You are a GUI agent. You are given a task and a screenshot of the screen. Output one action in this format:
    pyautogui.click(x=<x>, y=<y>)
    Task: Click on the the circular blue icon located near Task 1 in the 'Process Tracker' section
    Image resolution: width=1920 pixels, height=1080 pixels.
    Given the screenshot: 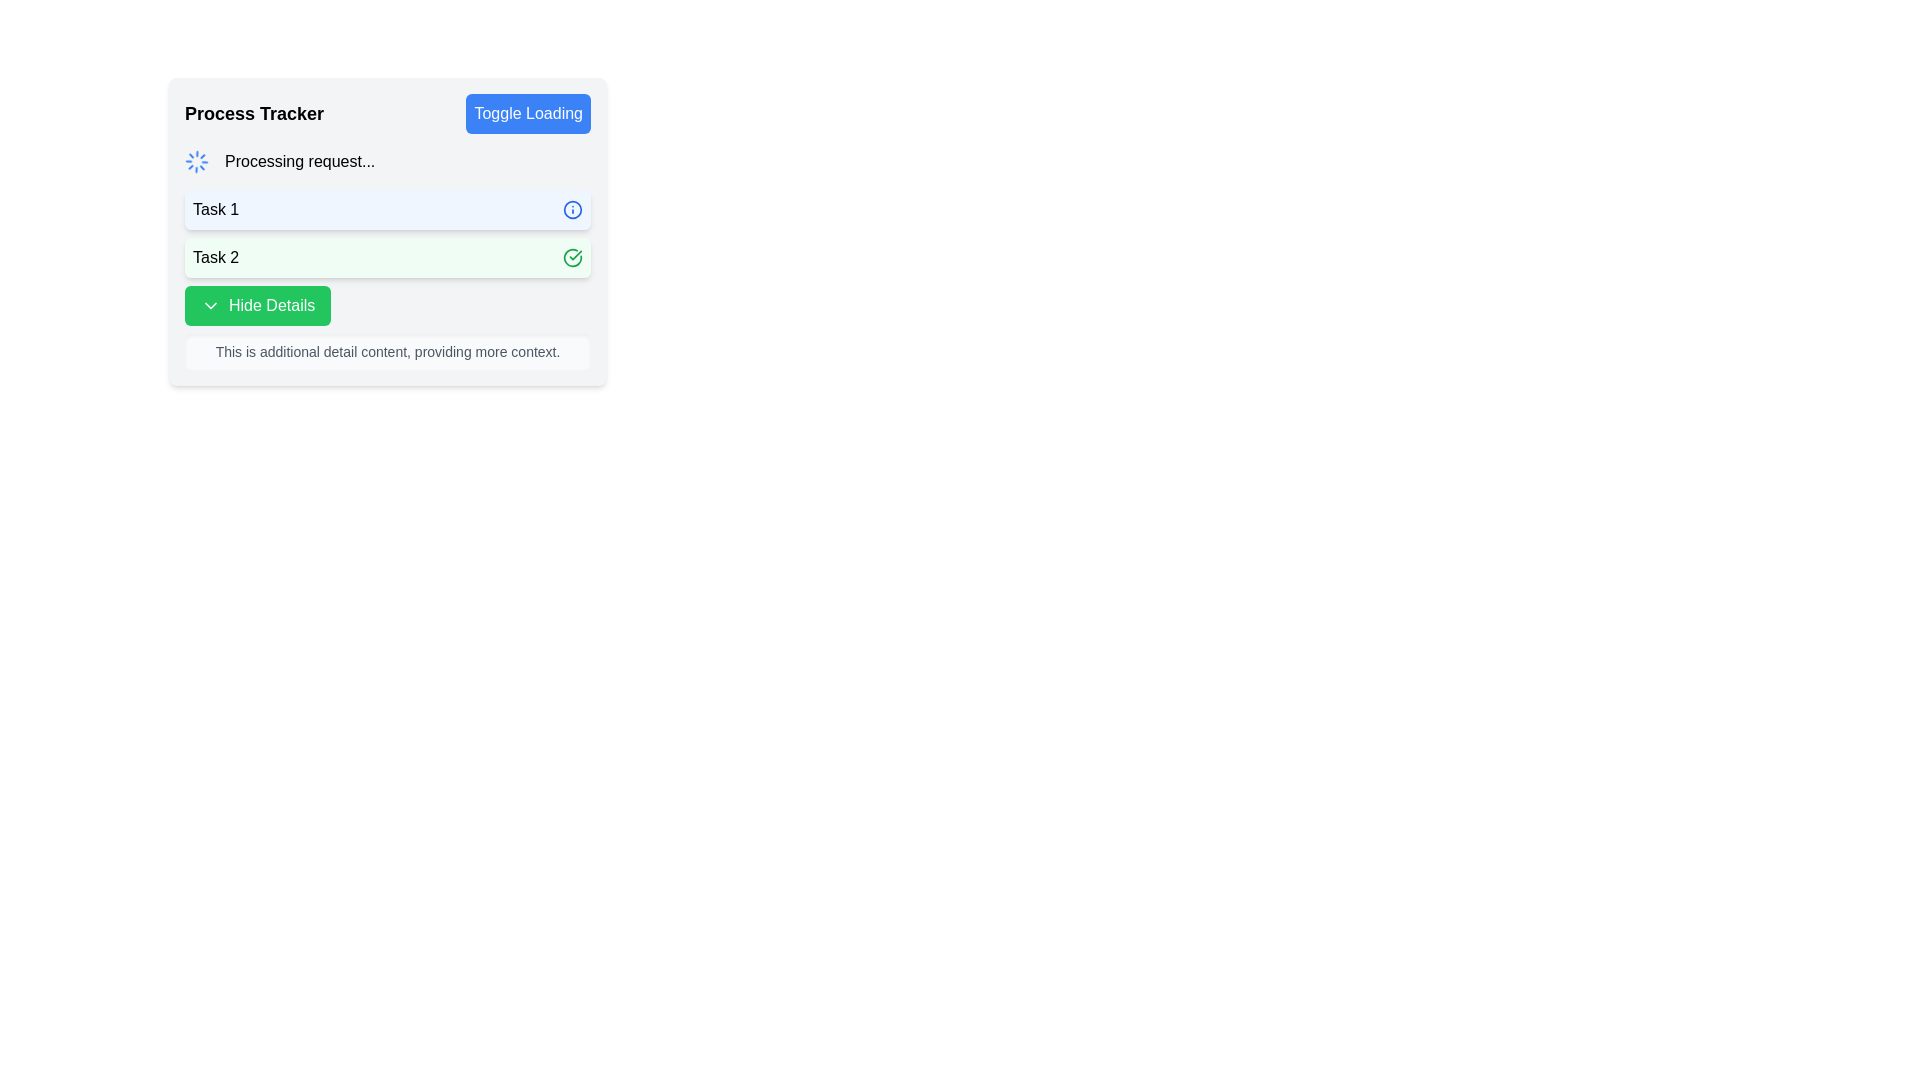 What is the action you would take?
    pyautogui.click(x=571, y=209)
    